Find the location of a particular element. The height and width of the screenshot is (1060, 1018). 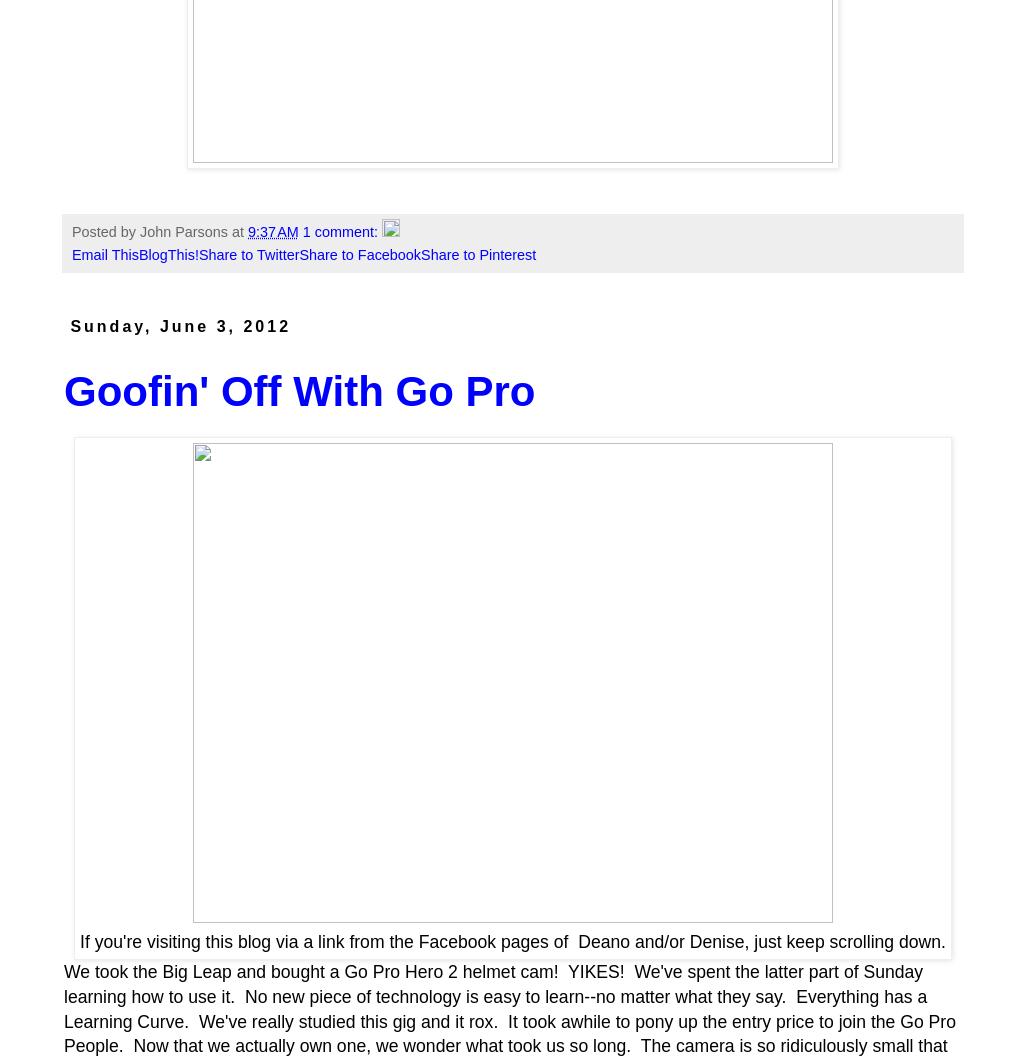

'Goofin' Off With Go Pro' is located at coordinates (299, 390).